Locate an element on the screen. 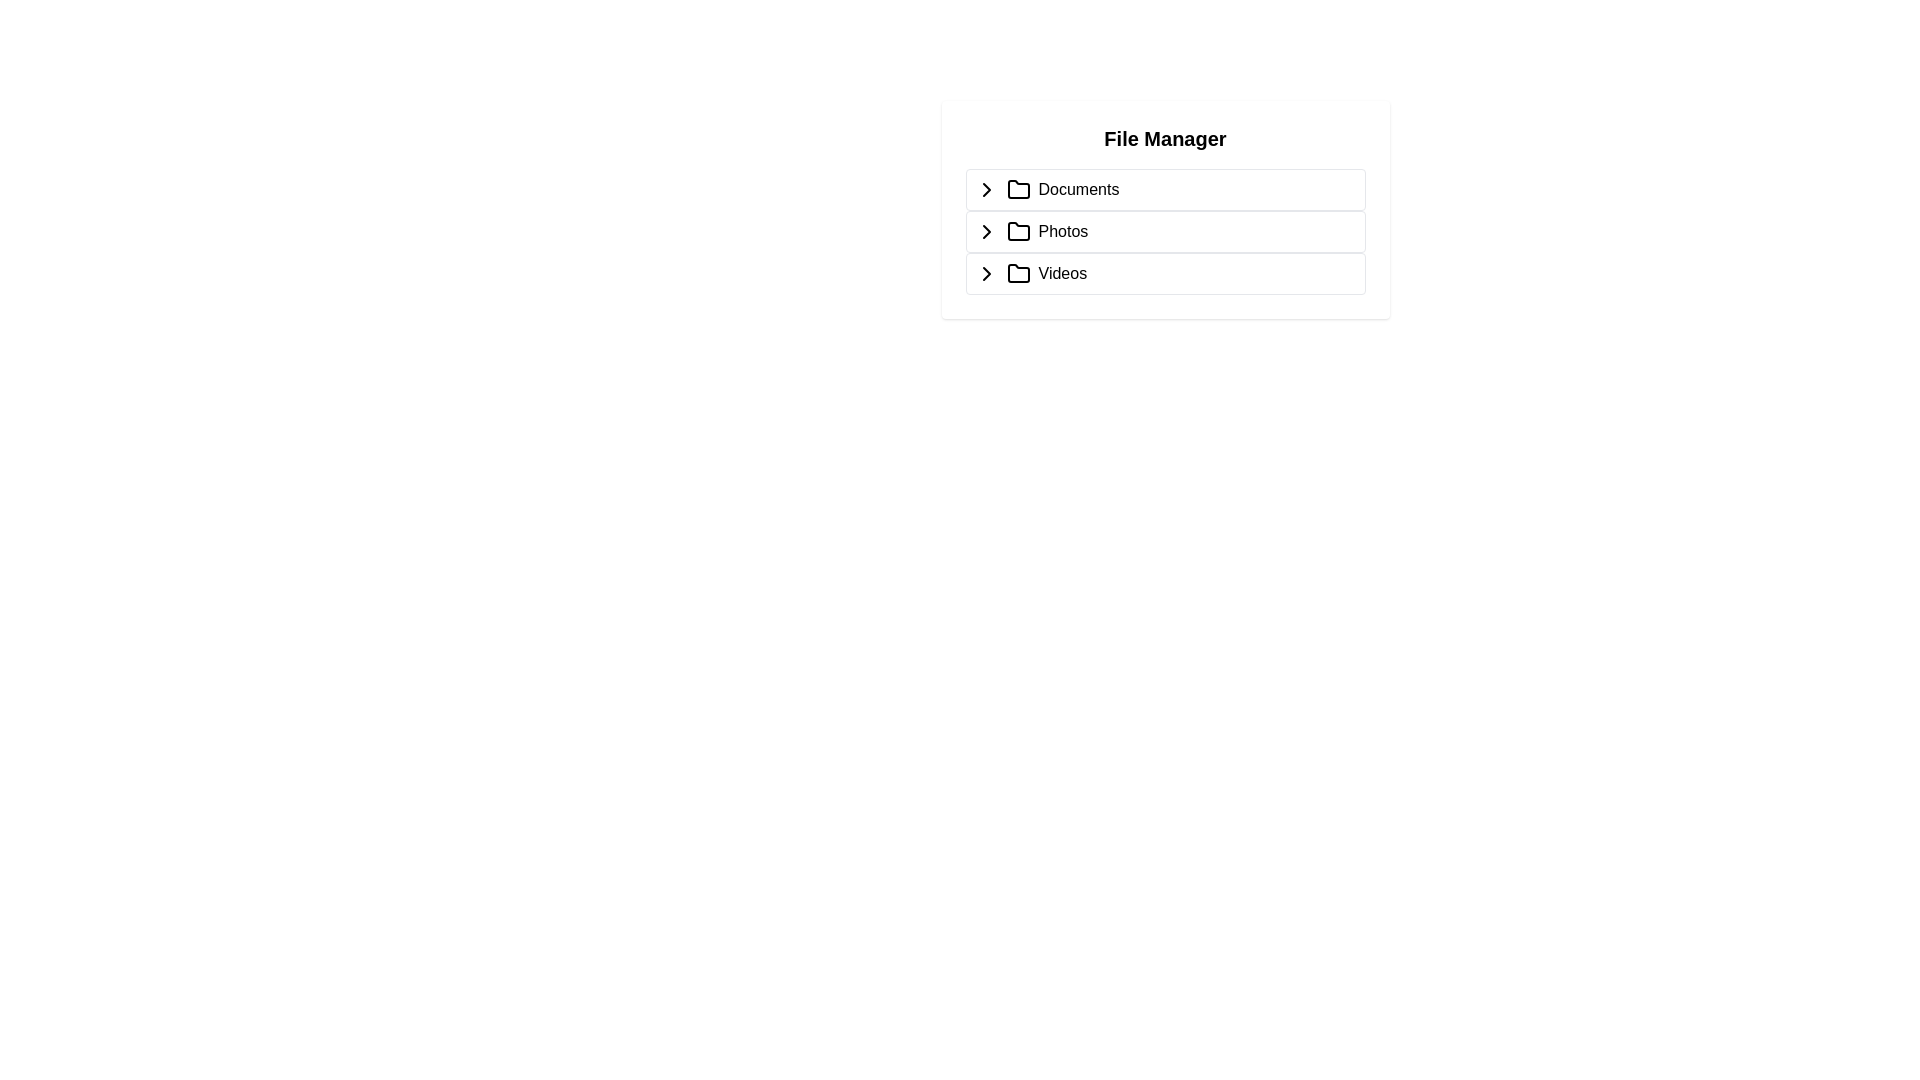 Image resolution: width=1920 pixels, height=1080 pixels. the 'Documents' folder label in the 'File Manager' list interface, which is located to the right of the folder icon and the chevron icon is located at coordinates (1078, 189).